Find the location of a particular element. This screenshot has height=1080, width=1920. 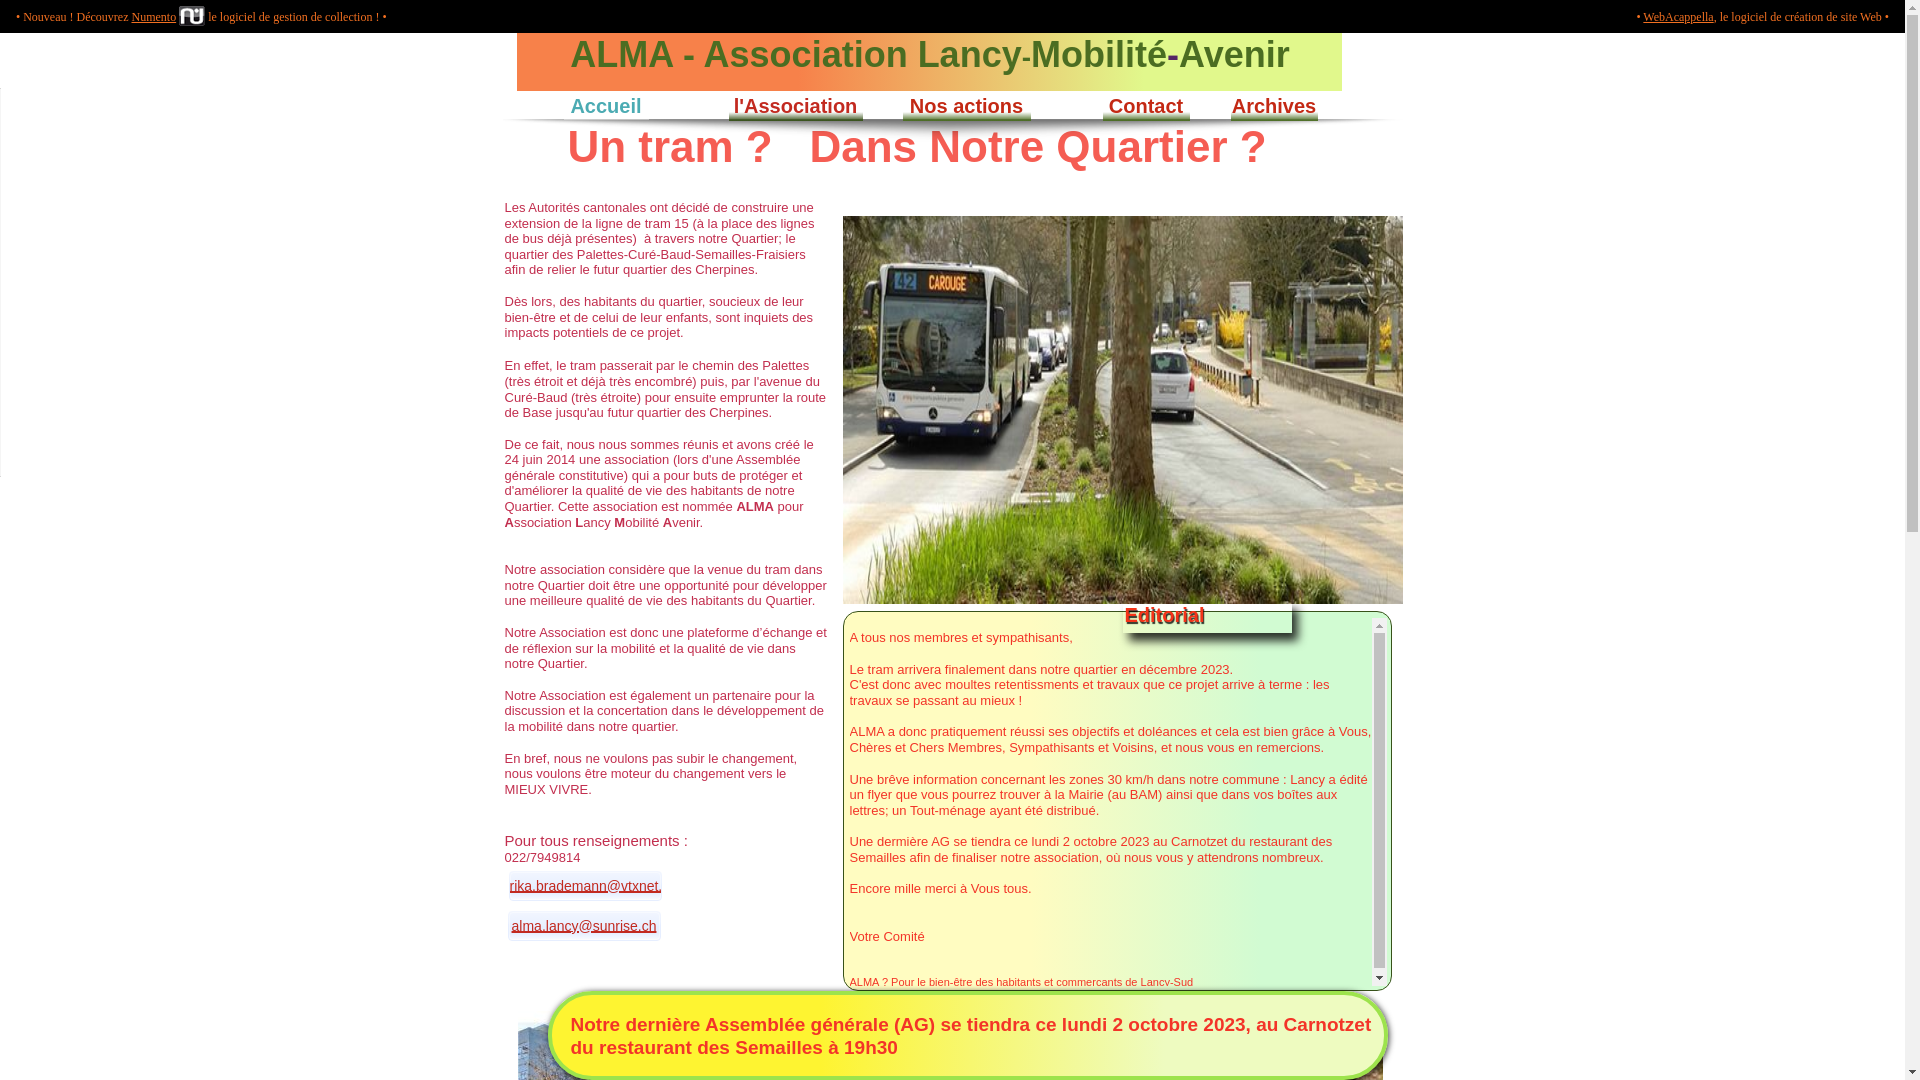

'Archives' is located at coordinates (1272, 105).